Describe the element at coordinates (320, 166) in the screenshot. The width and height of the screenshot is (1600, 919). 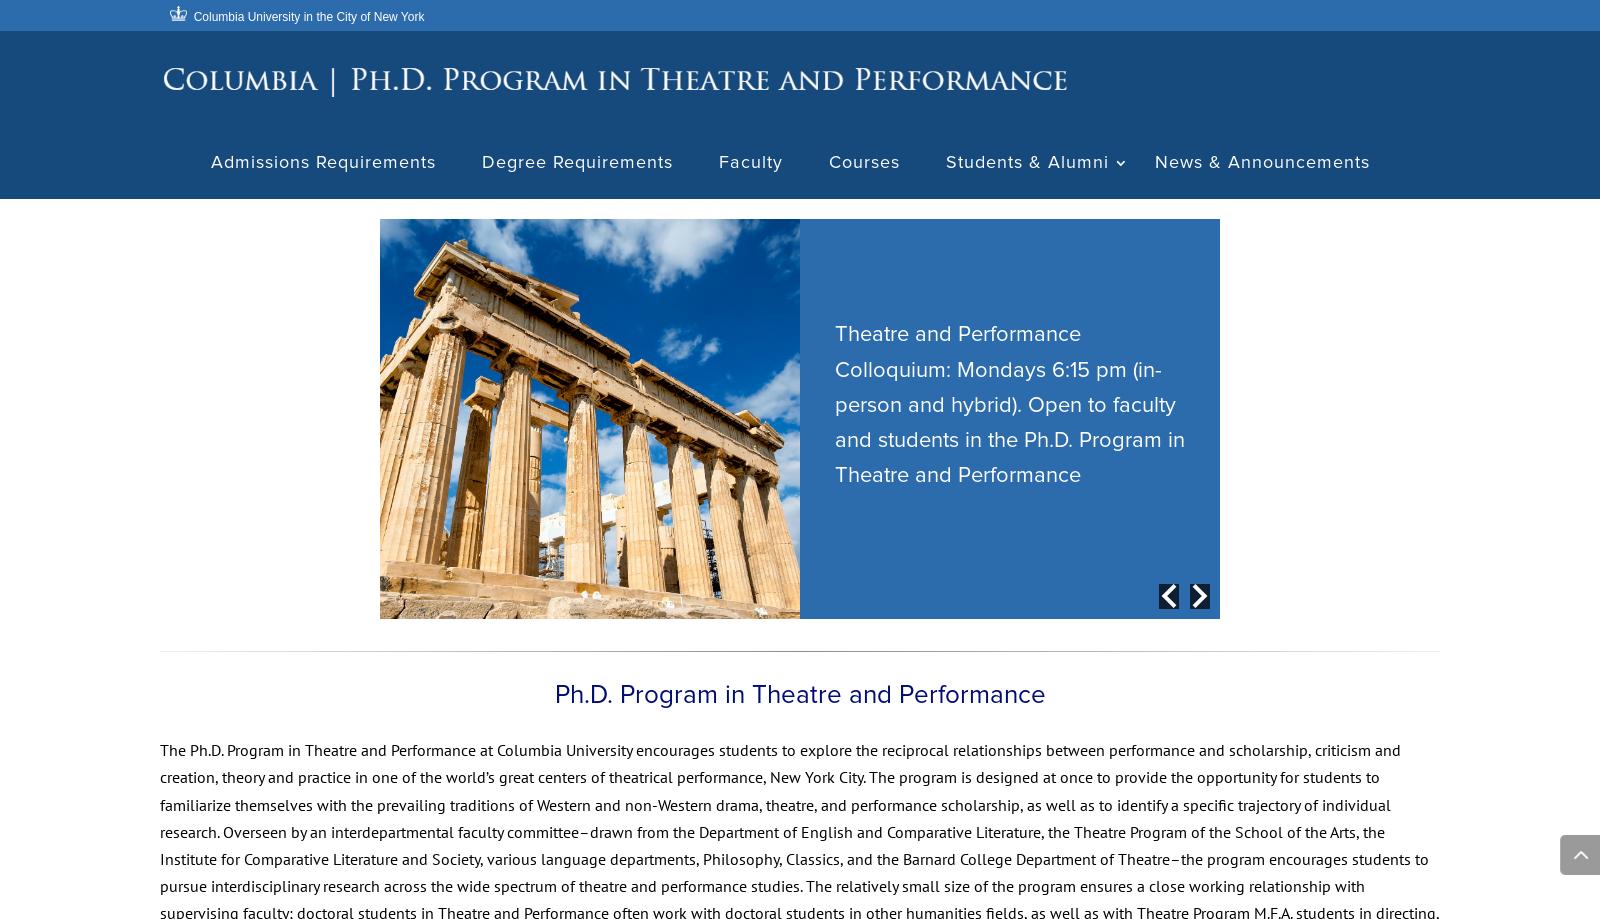
I see `'Admissions Requirements'` at that location.